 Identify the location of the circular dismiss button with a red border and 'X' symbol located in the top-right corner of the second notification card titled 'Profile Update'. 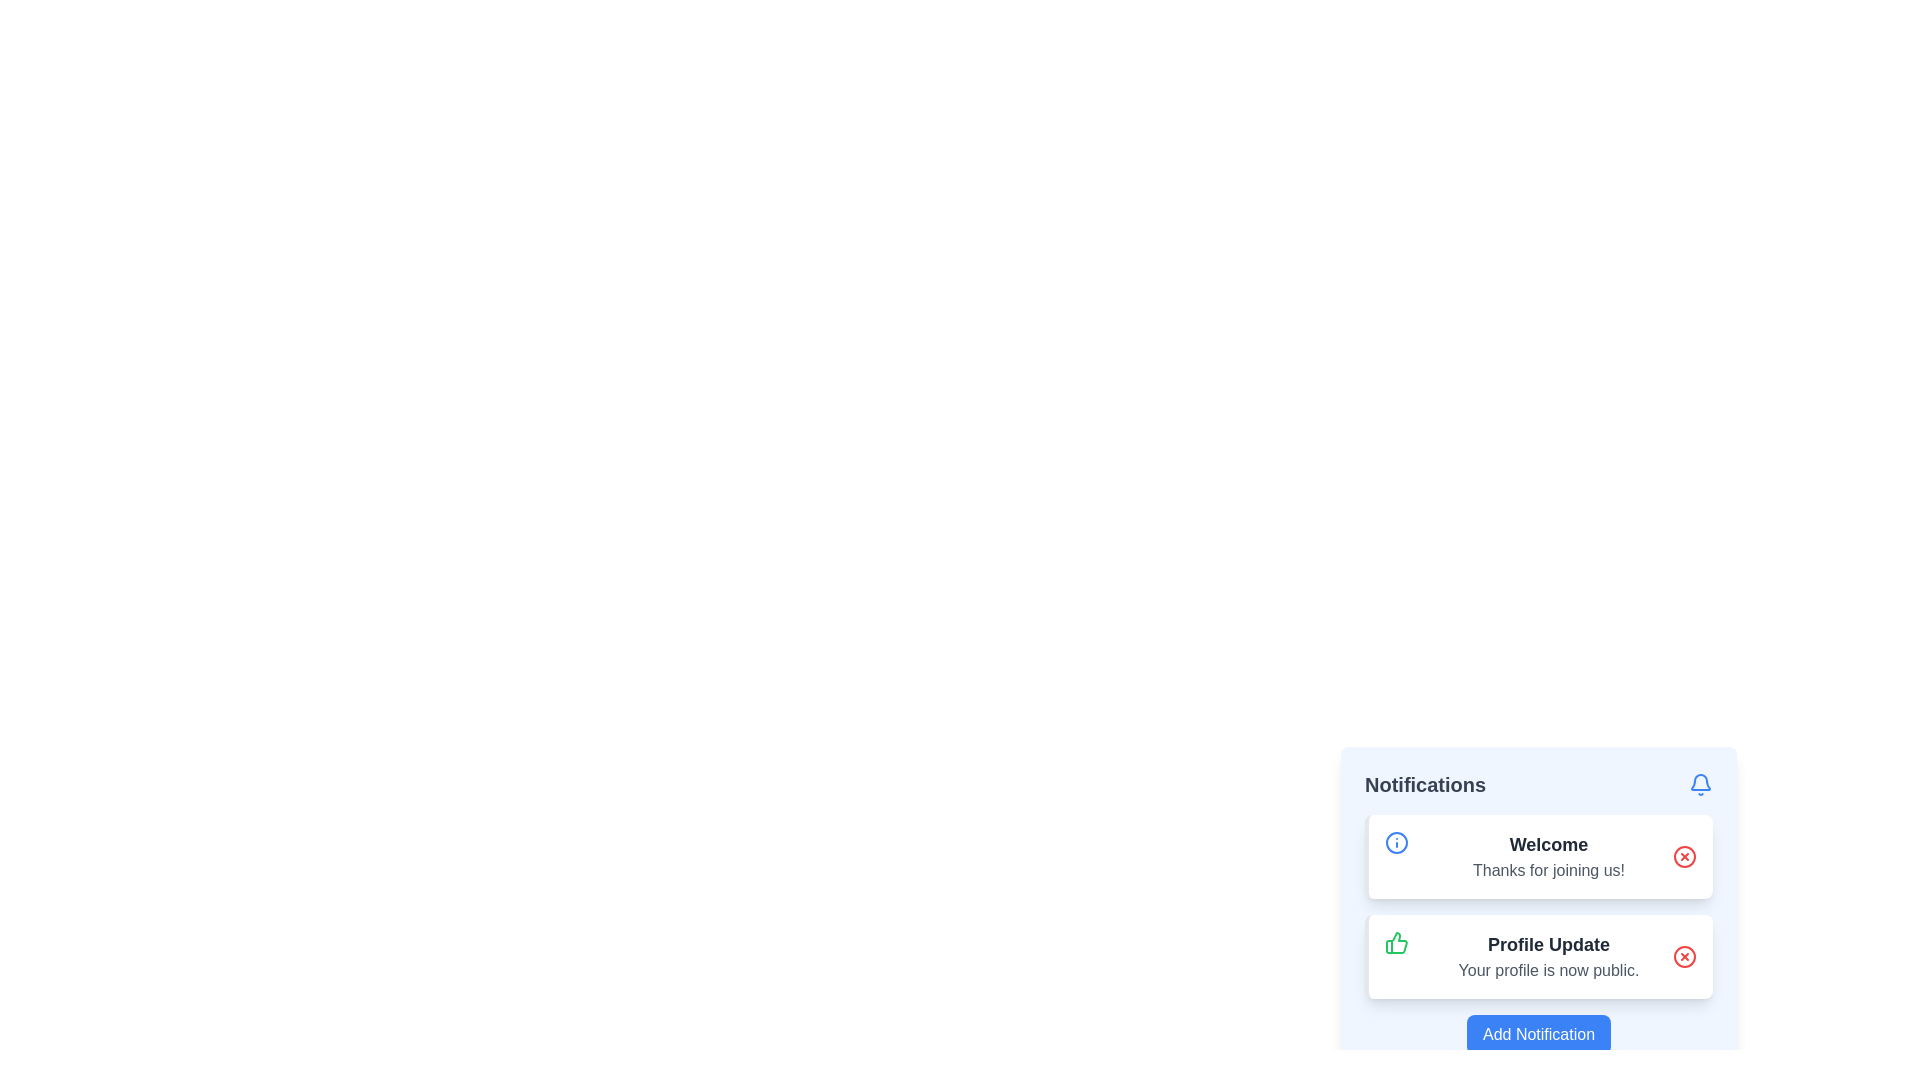
(1683, 955).